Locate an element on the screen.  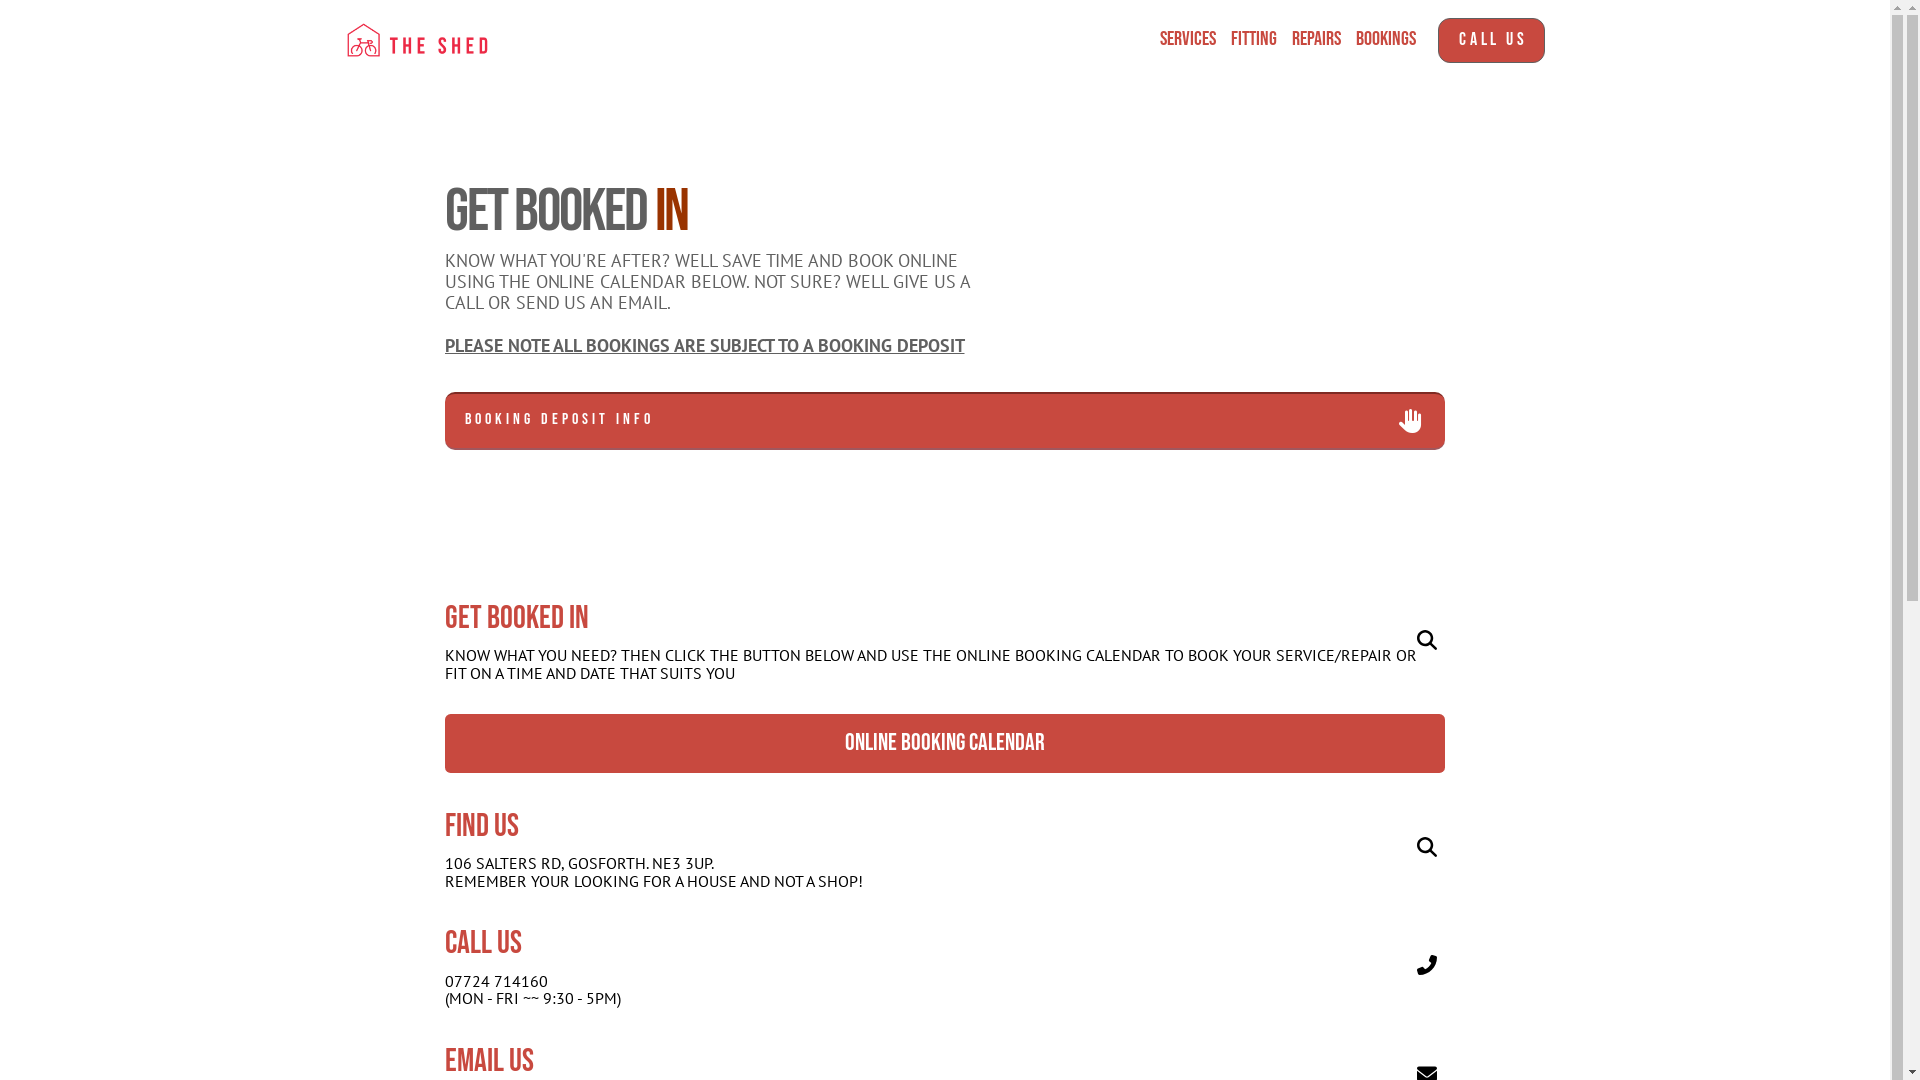
'BOOKINGS' is located at coordinates (1348, 39).